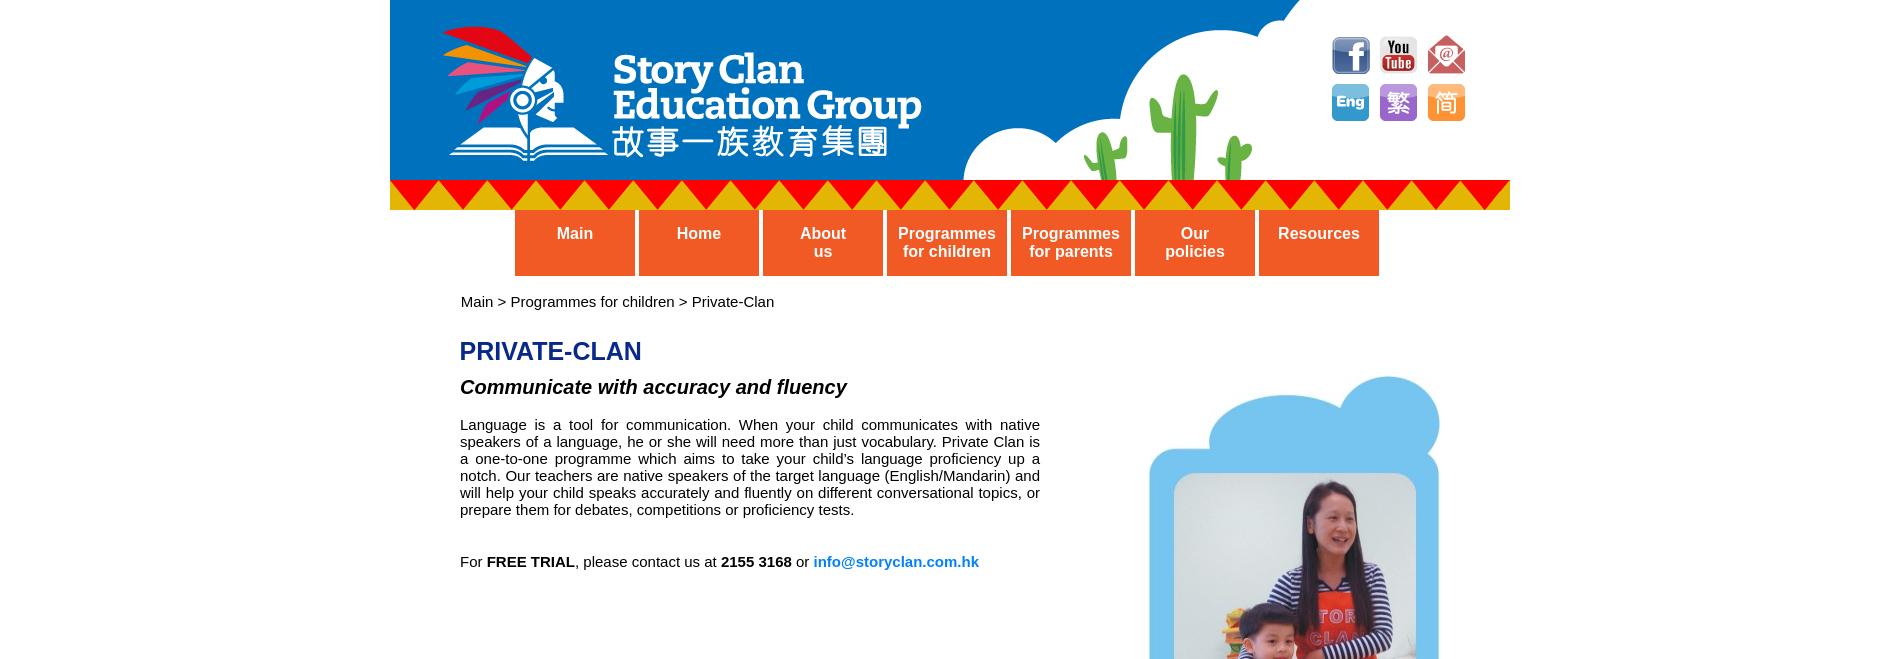 This screenshot has width=1900, height=659. Describe the element at coordinates (389, 348) in the screenshot. I see `'PRIVATE-CLAN'` at that location.